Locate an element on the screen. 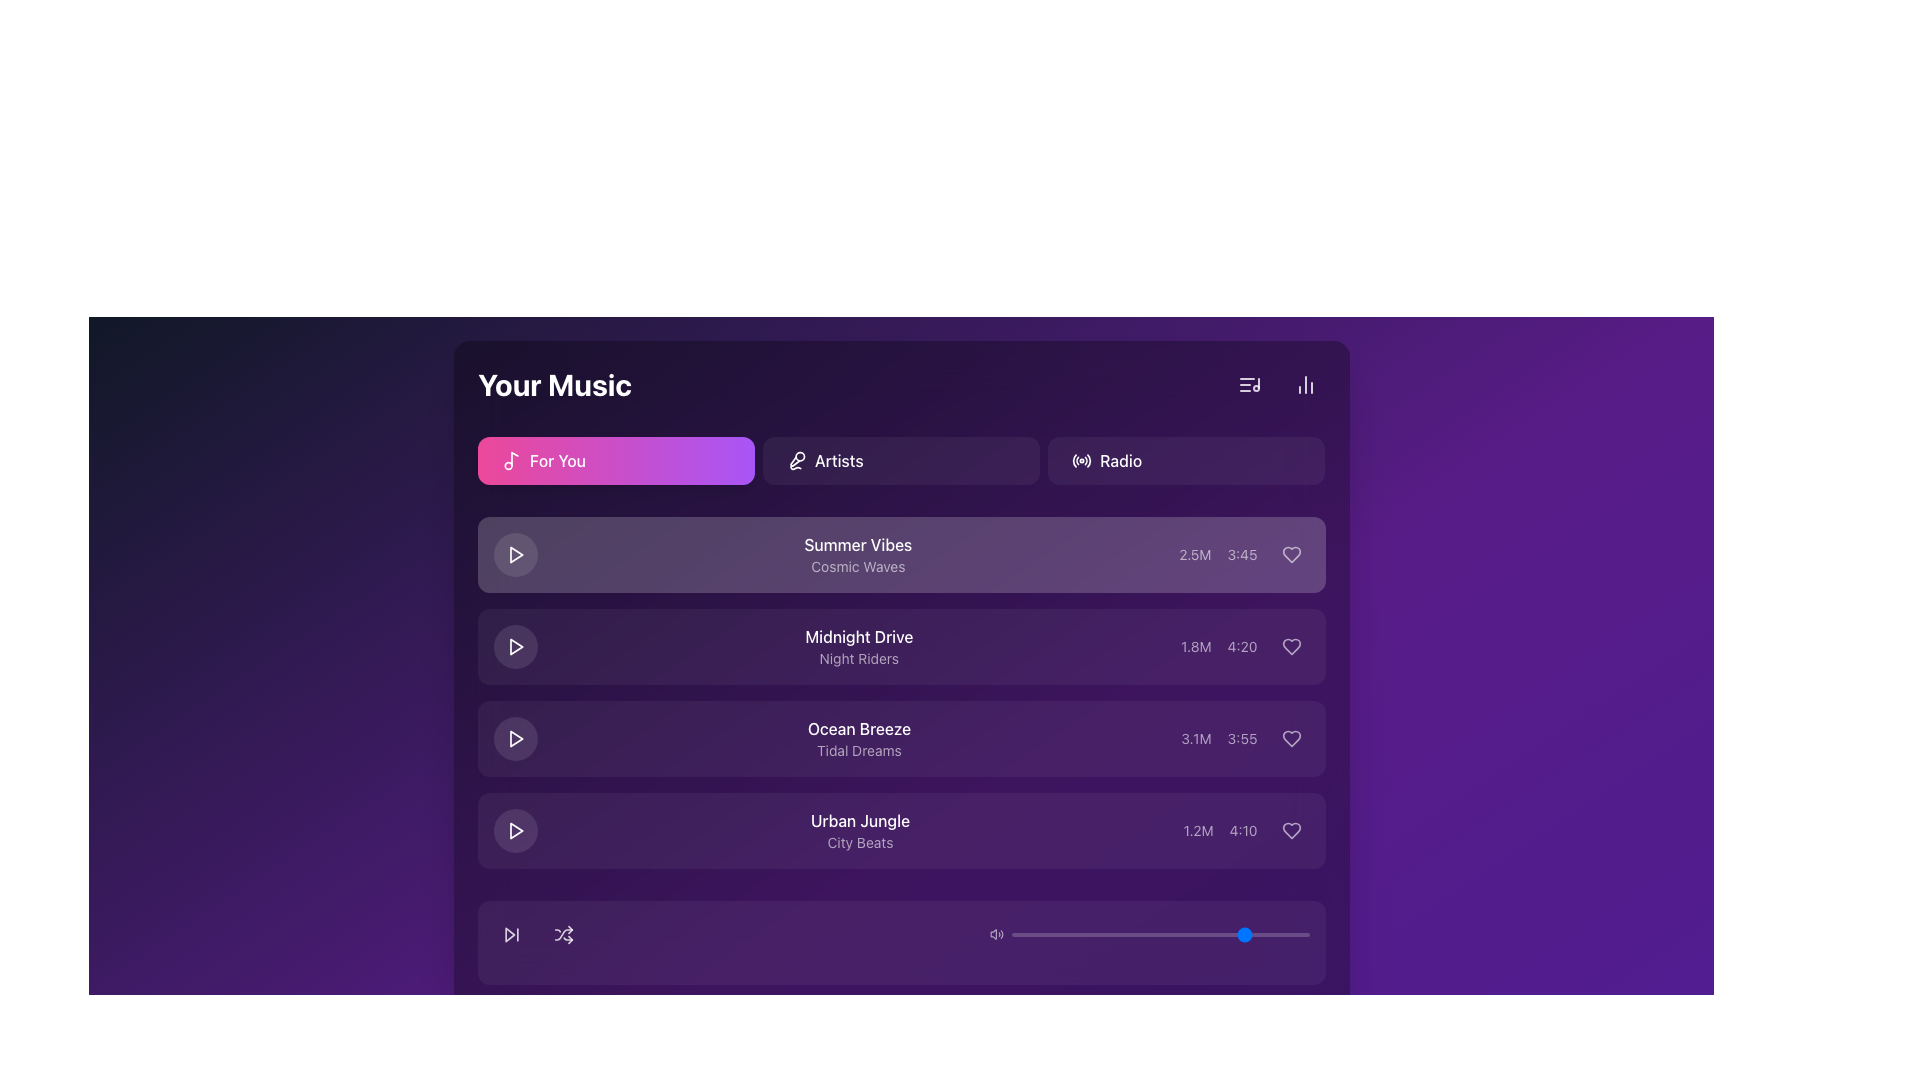 The height and width of the screenshot is (1080, 1920). text of the Text Label that serves as the title for a music track item, located in the third row of the music track list, above the subtitle 'Tidal Dreams' and to the right of the play button icon is located at coordinates (859, 729).